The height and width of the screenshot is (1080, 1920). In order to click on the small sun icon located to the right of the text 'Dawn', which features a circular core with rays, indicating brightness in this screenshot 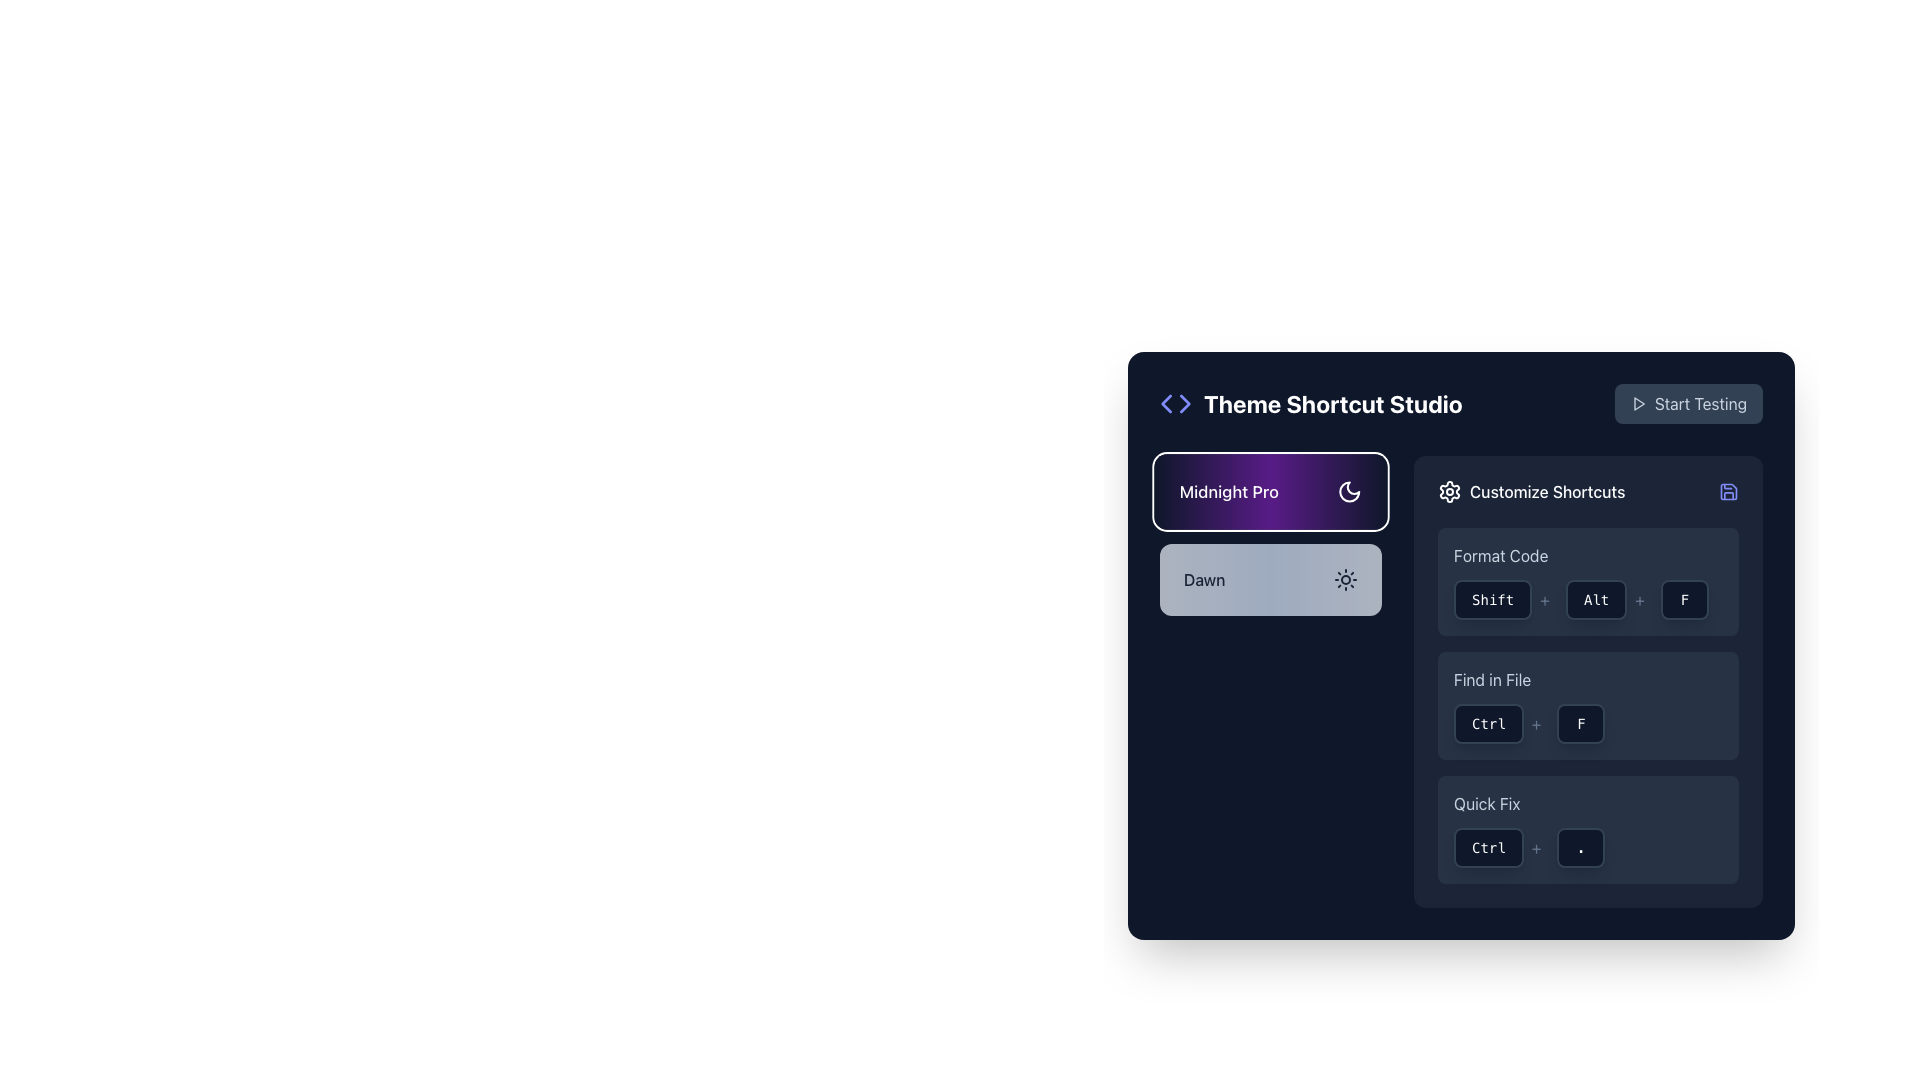, I will do `click(1345, 579)`.